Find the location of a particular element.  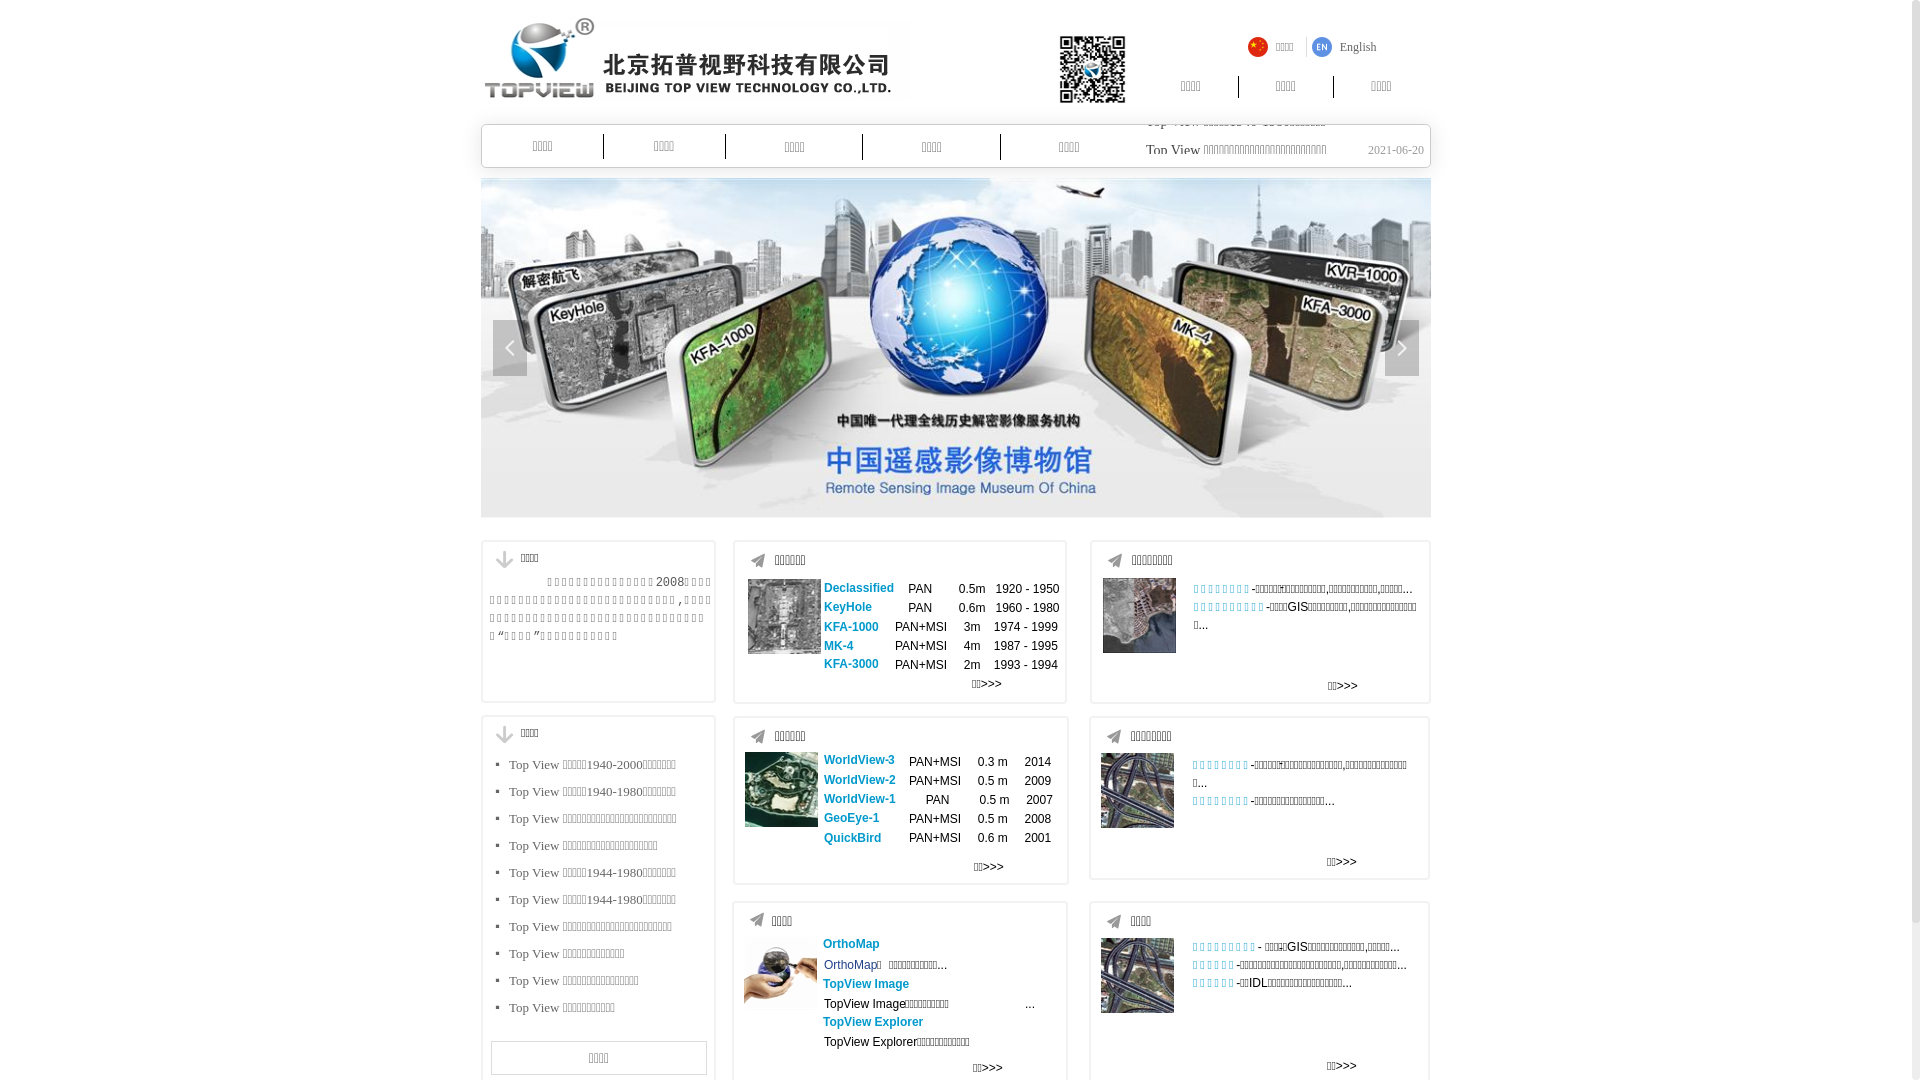

'KFA-1000' is located at coordinates (851, 626).